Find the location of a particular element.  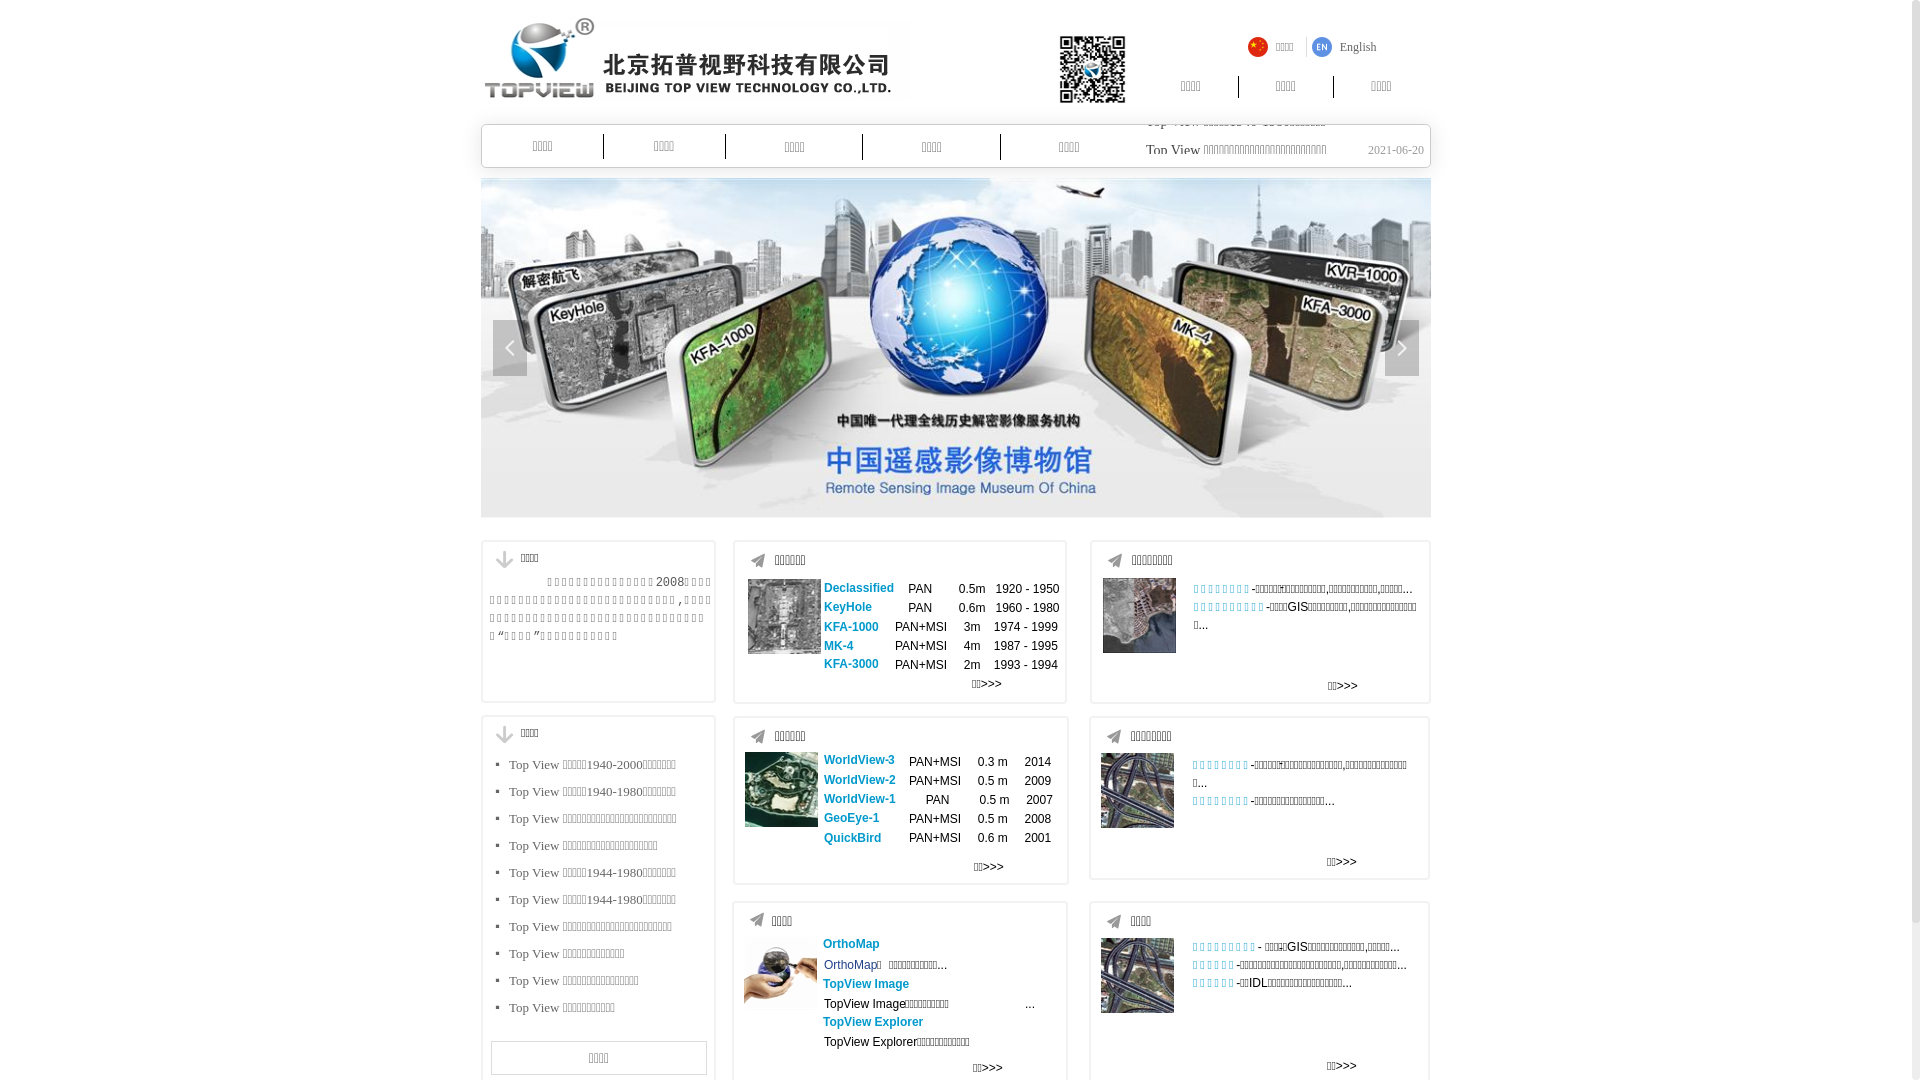

'KFA-1000' is located at coordinates (851, 626).